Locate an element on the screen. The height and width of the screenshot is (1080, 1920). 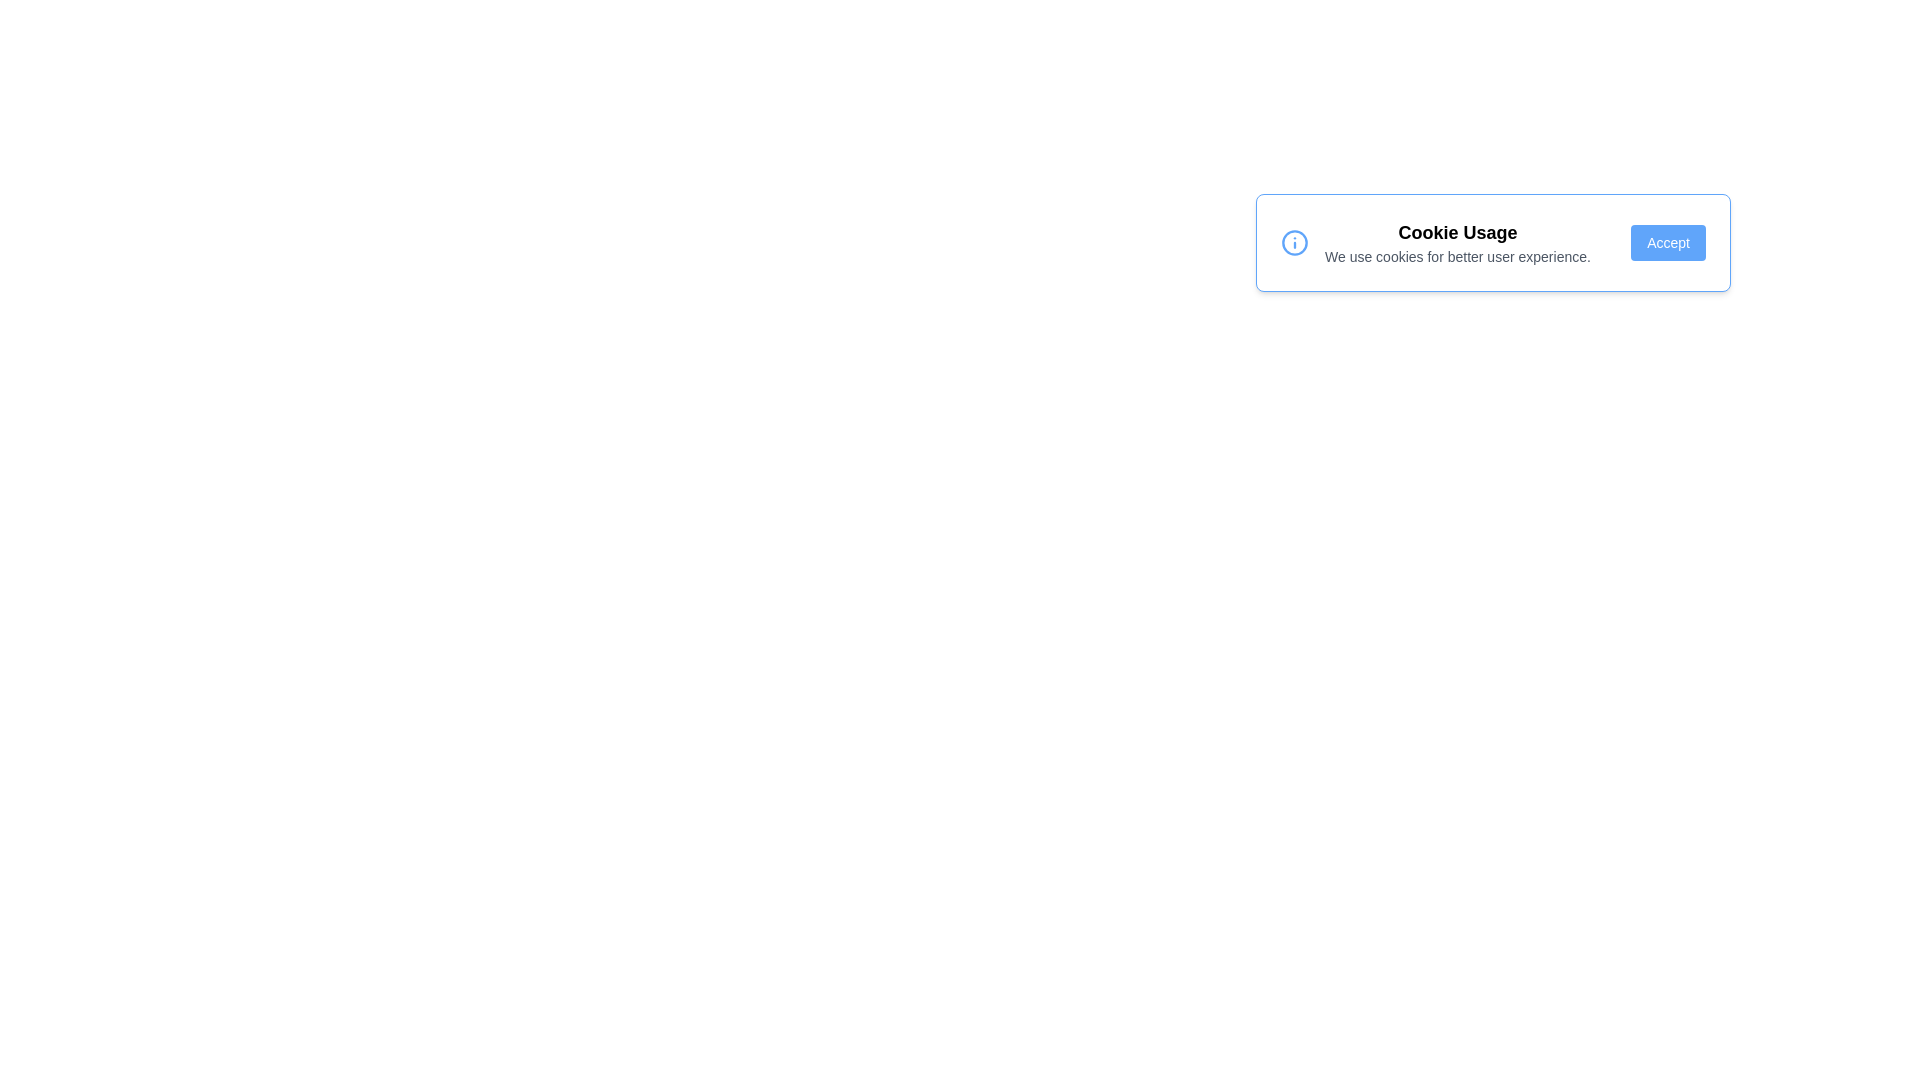
the information icon located at the leftmost part of the notification card near the 'Cookie Usage' text is located at coordinates (1295, 242).